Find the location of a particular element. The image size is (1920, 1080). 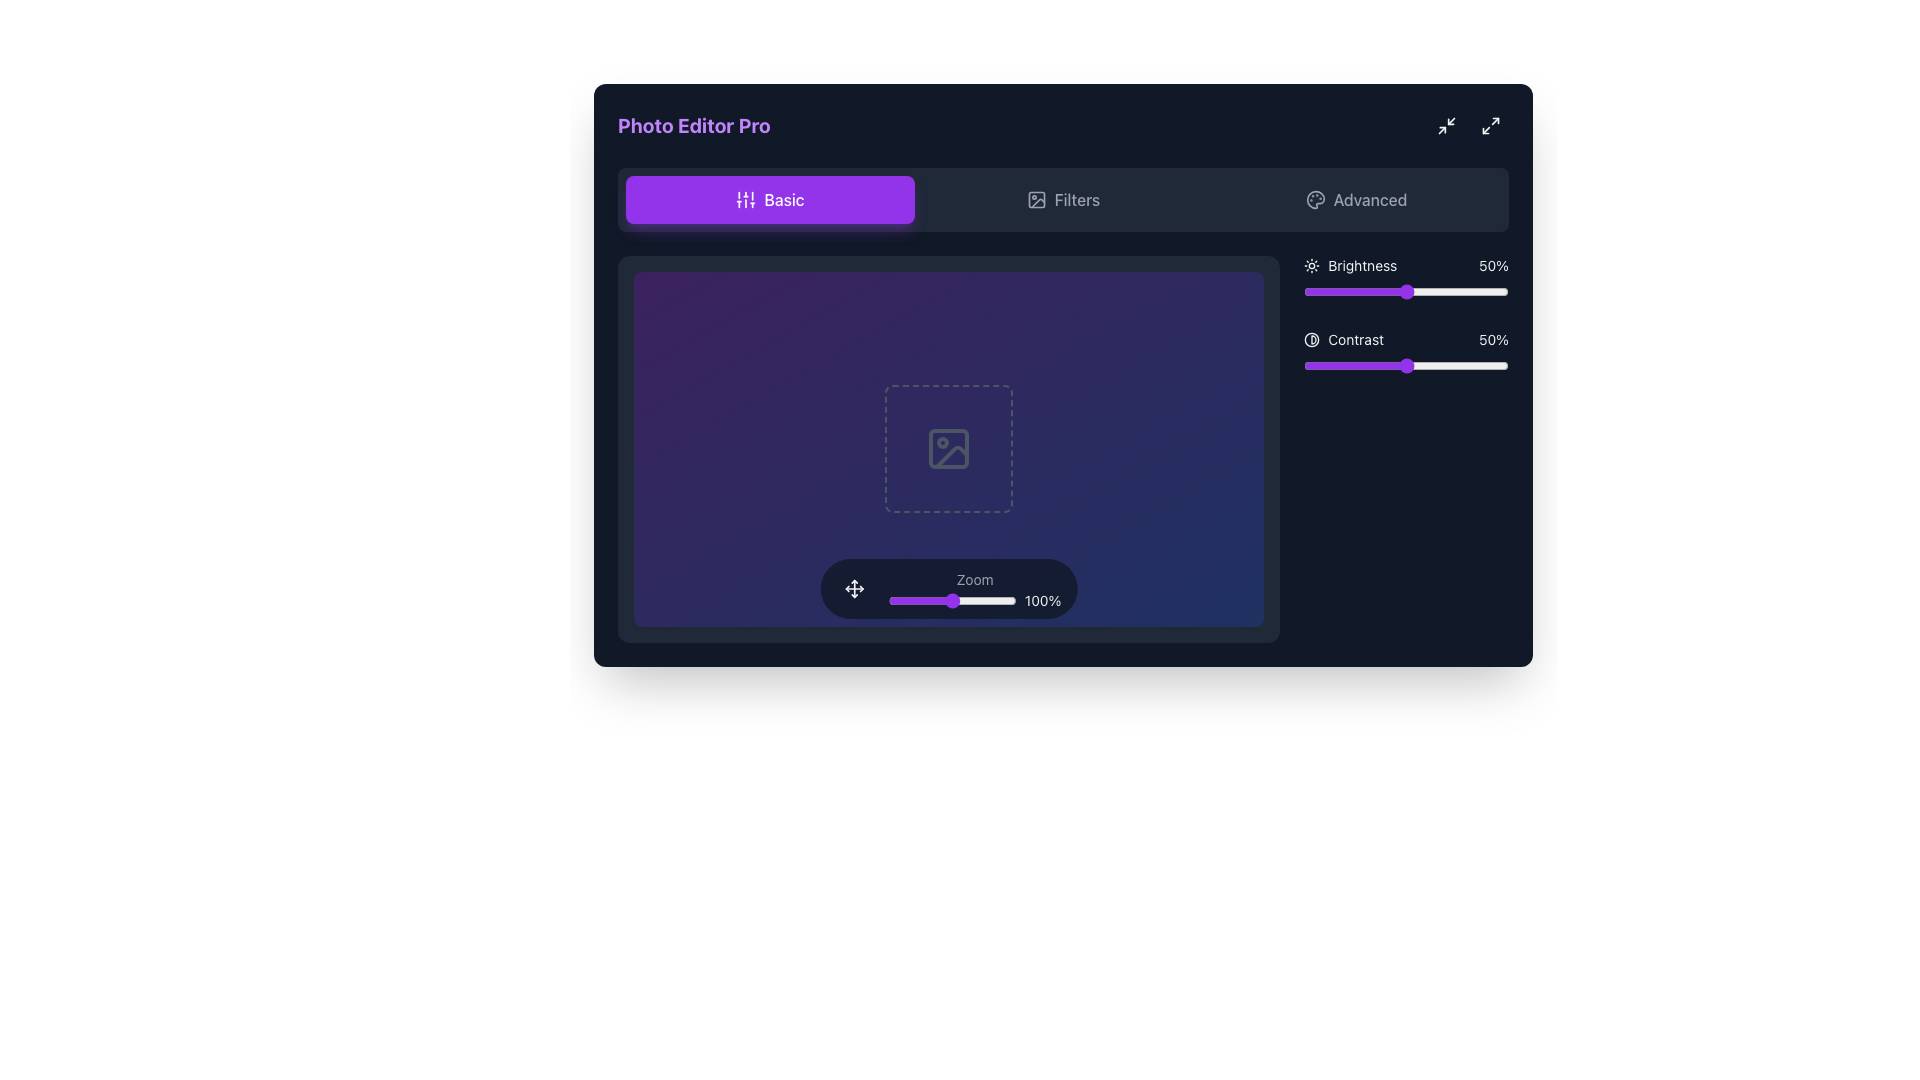

the image placeholder icon centered within the dashed-border square in the photo editor interface is located at coordinates (948, 448).